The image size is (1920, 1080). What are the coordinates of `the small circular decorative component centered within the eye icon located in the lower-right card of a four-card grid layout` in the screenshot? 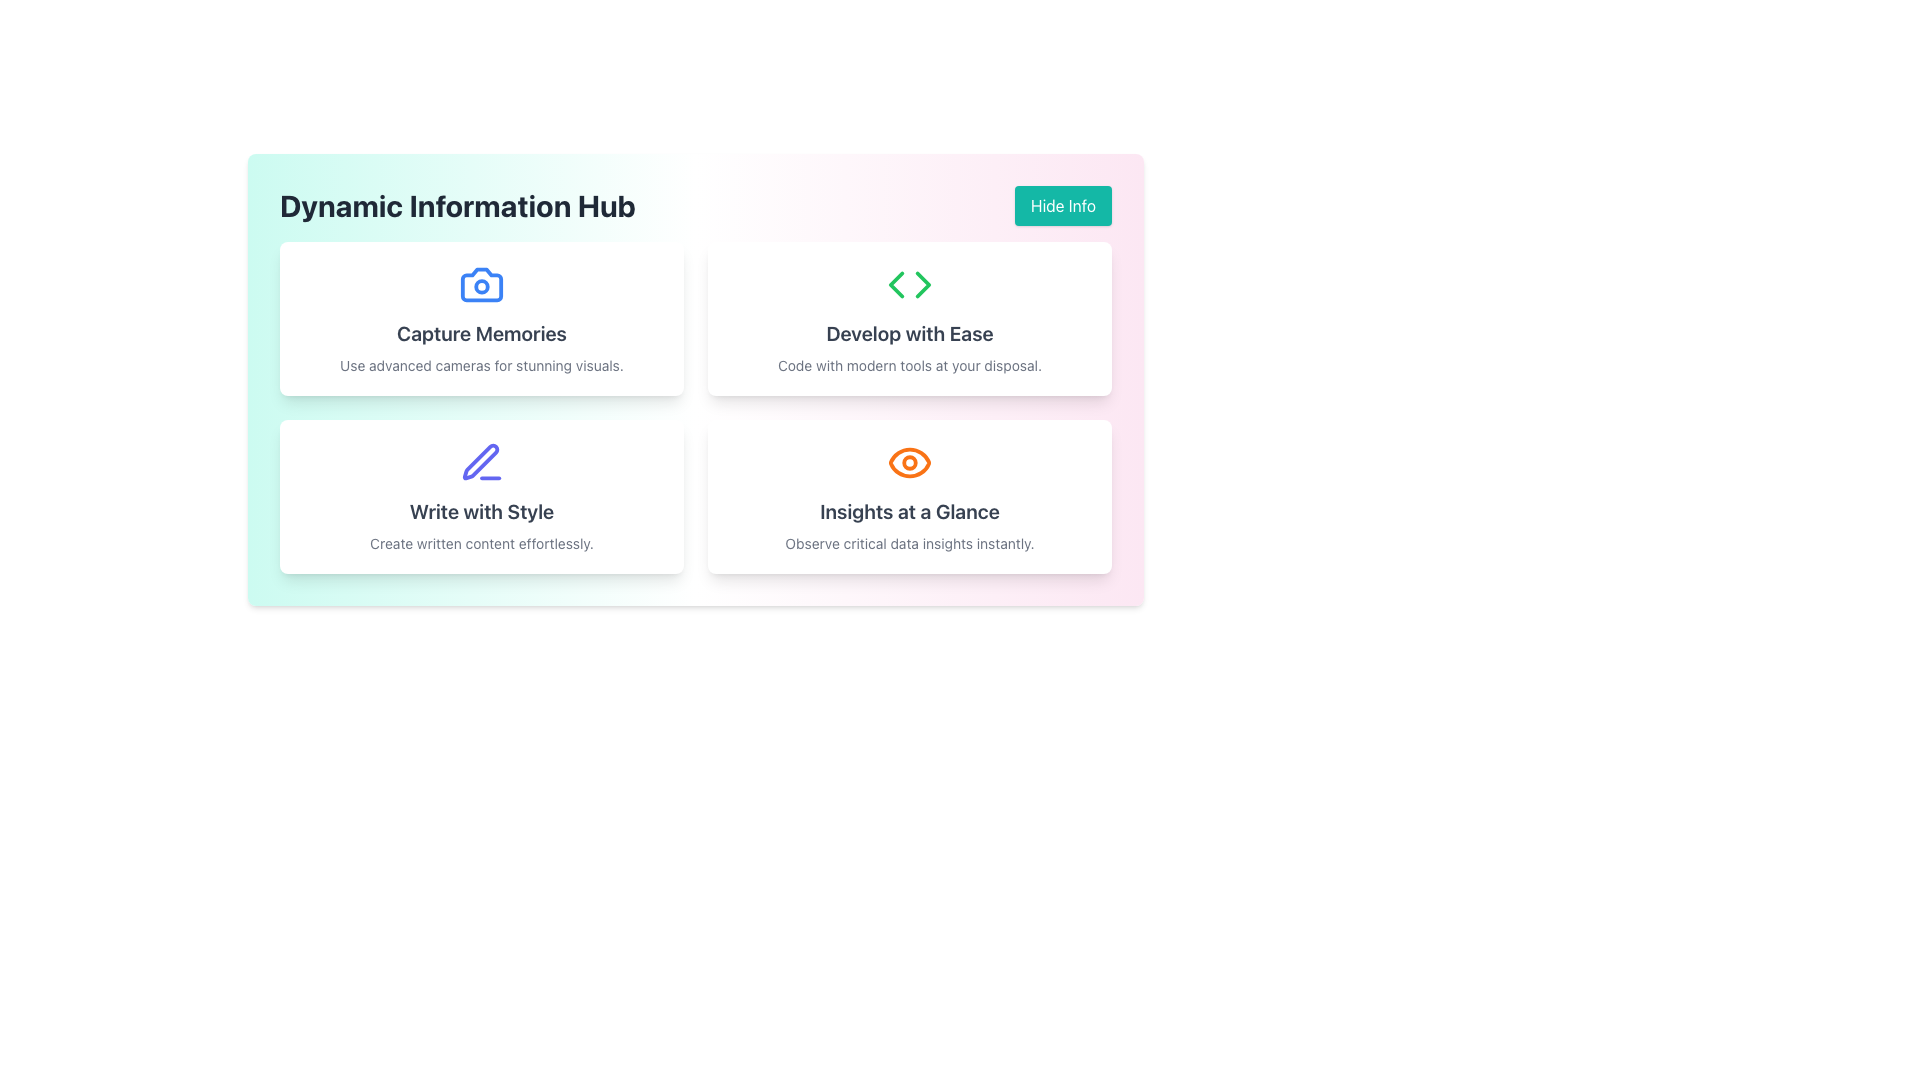 It's located at (909, 462).